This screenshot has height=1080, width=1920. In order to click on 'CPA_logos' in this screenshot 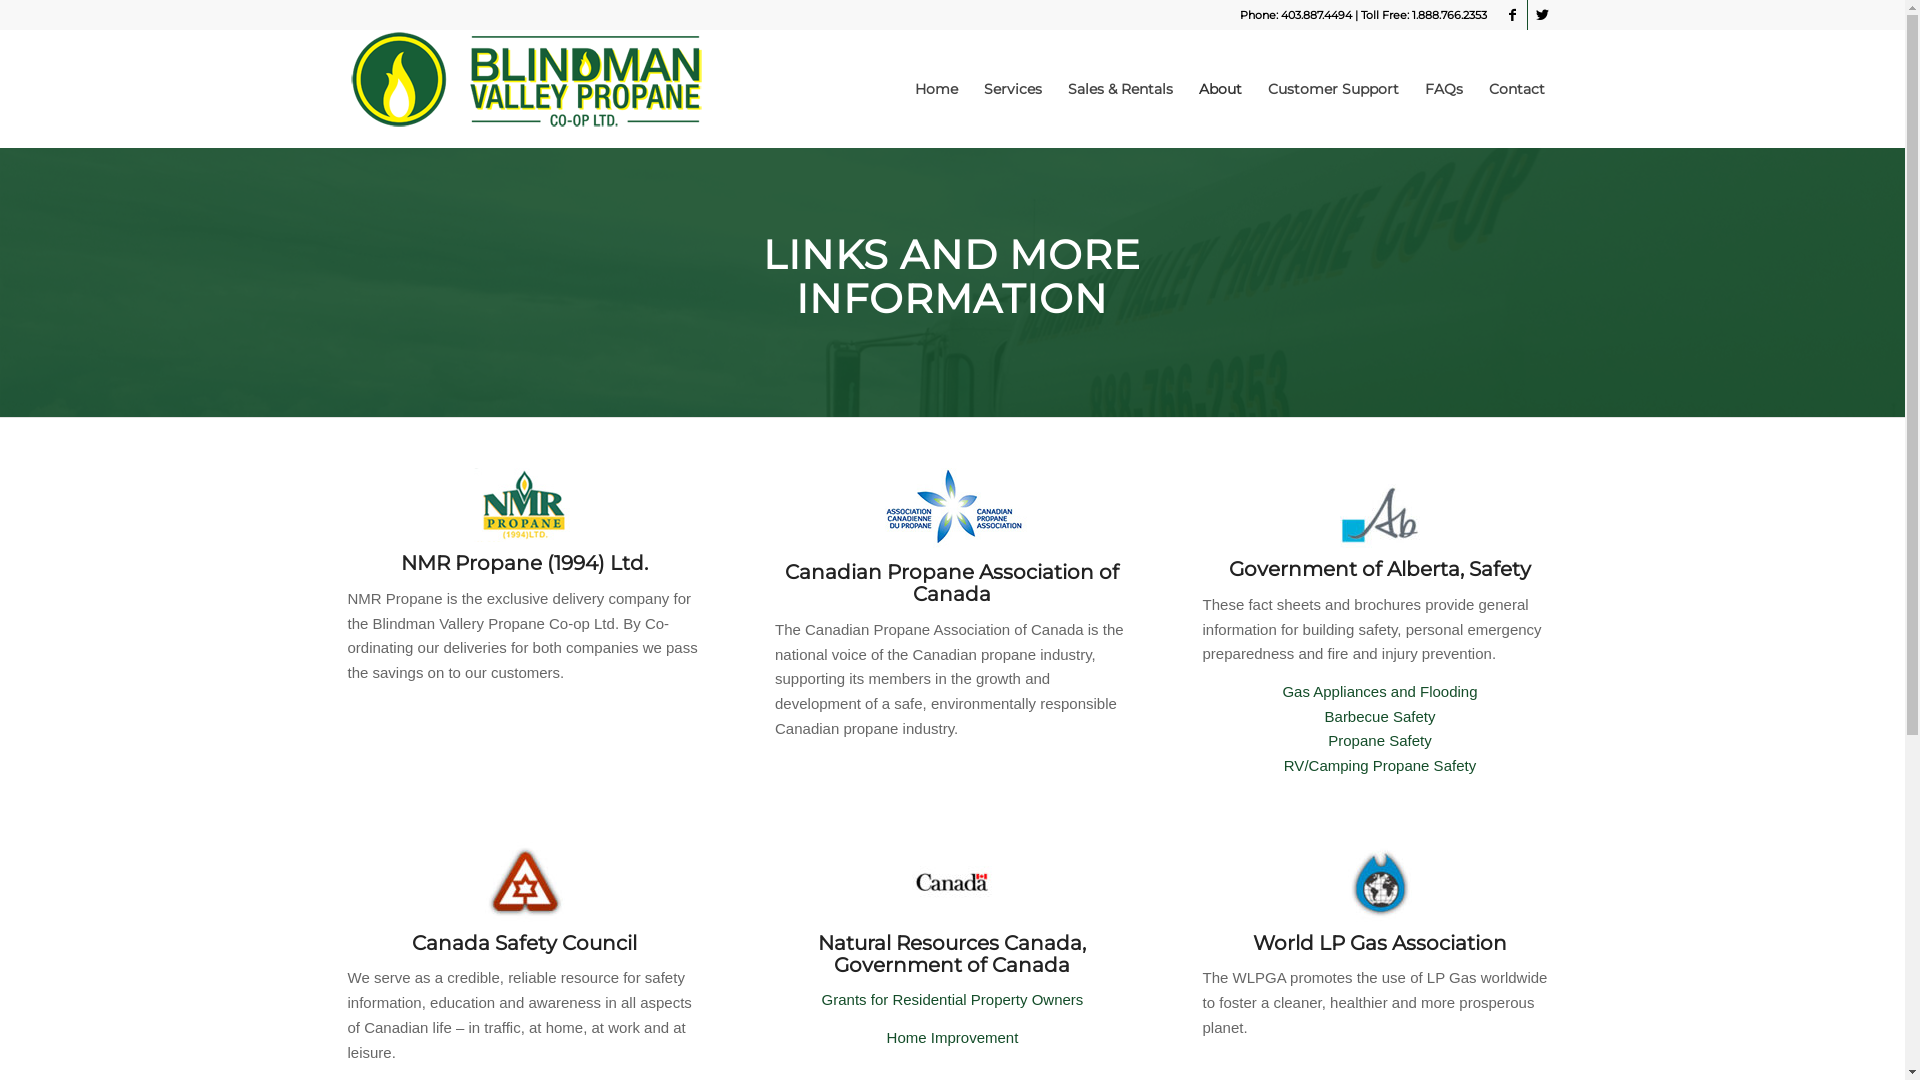, I will do `click(950, 508)`.